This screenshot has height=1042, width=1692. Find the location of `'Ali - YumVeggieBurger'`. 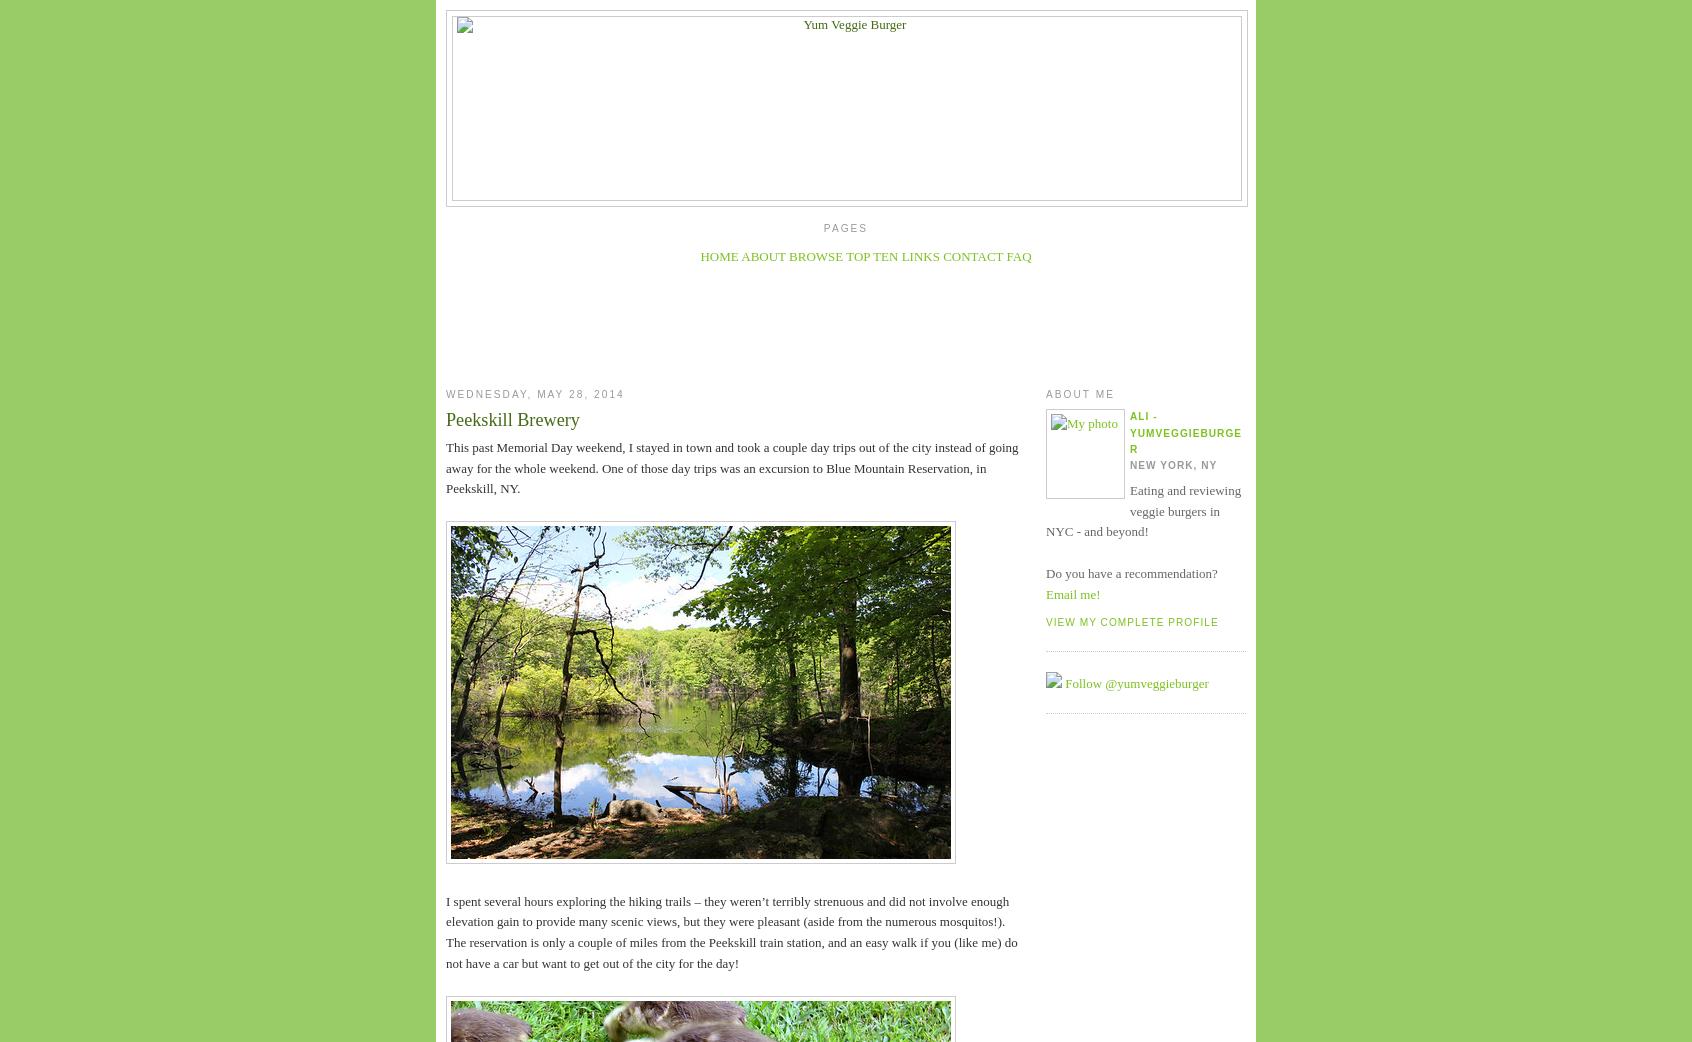

'Ali - YumVeggieBurger' is located at coordinates (1184, 431).